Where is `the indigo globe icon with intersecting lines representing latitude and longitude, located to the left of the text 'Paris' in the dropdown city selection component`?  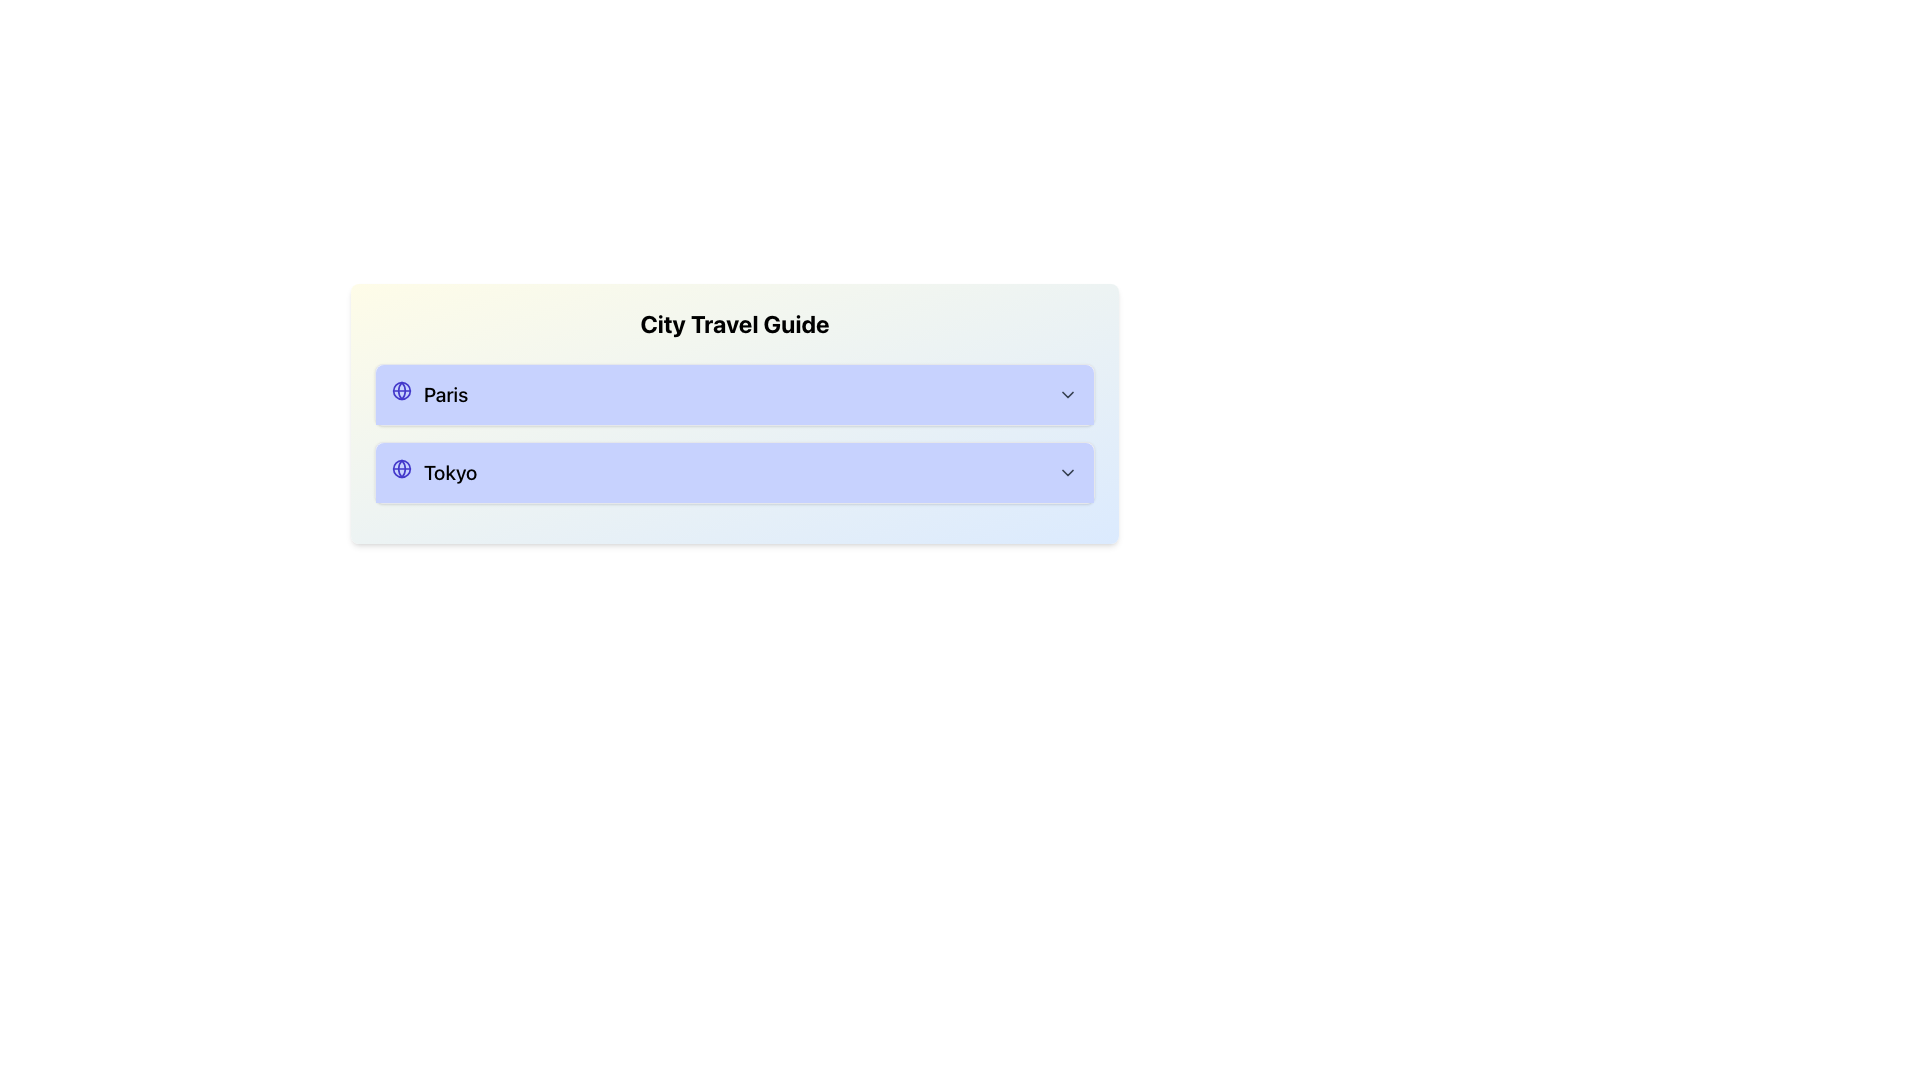 the indigo globe icon with intersecting lines representing latitude and longitude, located to the left of the text 'Paris' in the dropdown city selection component is located at coordinates (401, 390).